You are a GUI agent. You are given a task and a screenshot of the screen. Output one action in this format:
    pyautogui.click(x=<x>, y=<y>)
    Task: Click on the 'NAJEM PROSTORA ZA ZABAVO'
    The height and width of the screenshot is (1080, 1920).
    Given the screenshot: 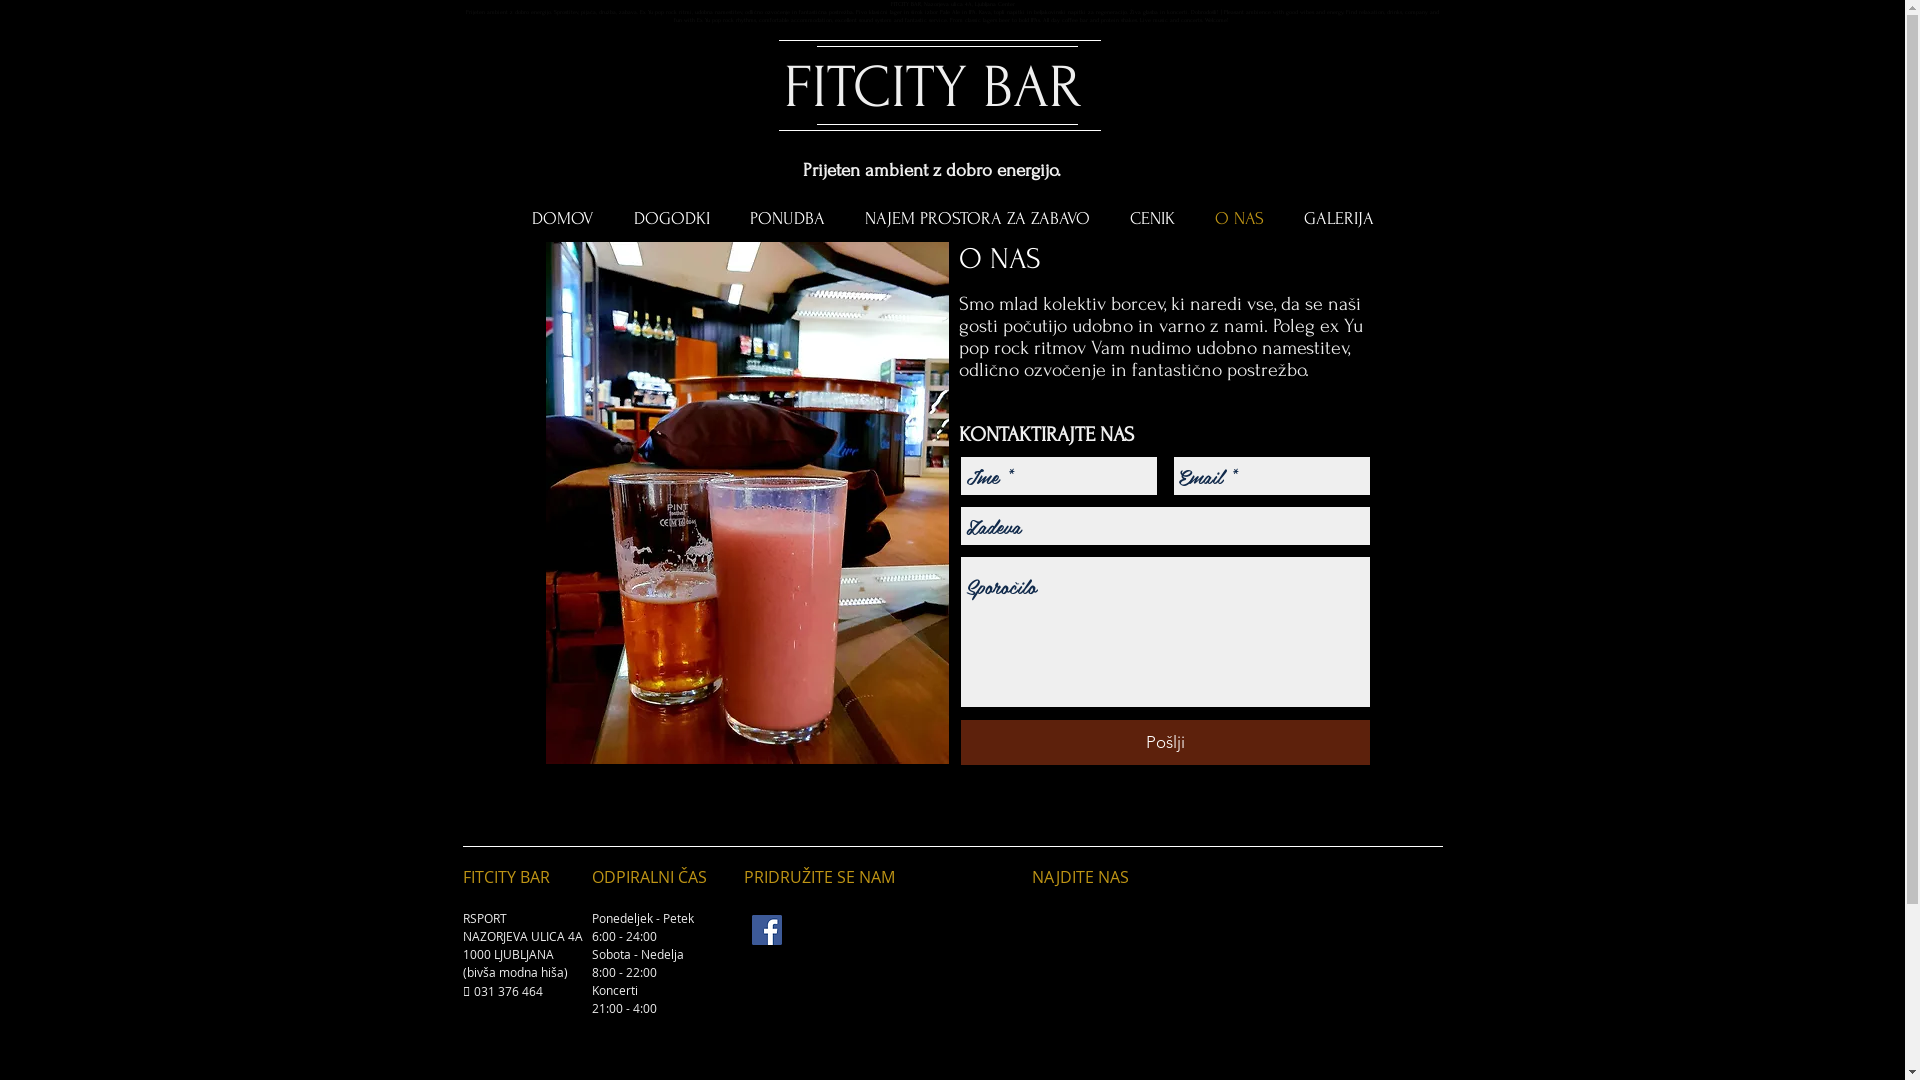 What is the action you would take?
    pyautogui.click(x=976, y=219)
    